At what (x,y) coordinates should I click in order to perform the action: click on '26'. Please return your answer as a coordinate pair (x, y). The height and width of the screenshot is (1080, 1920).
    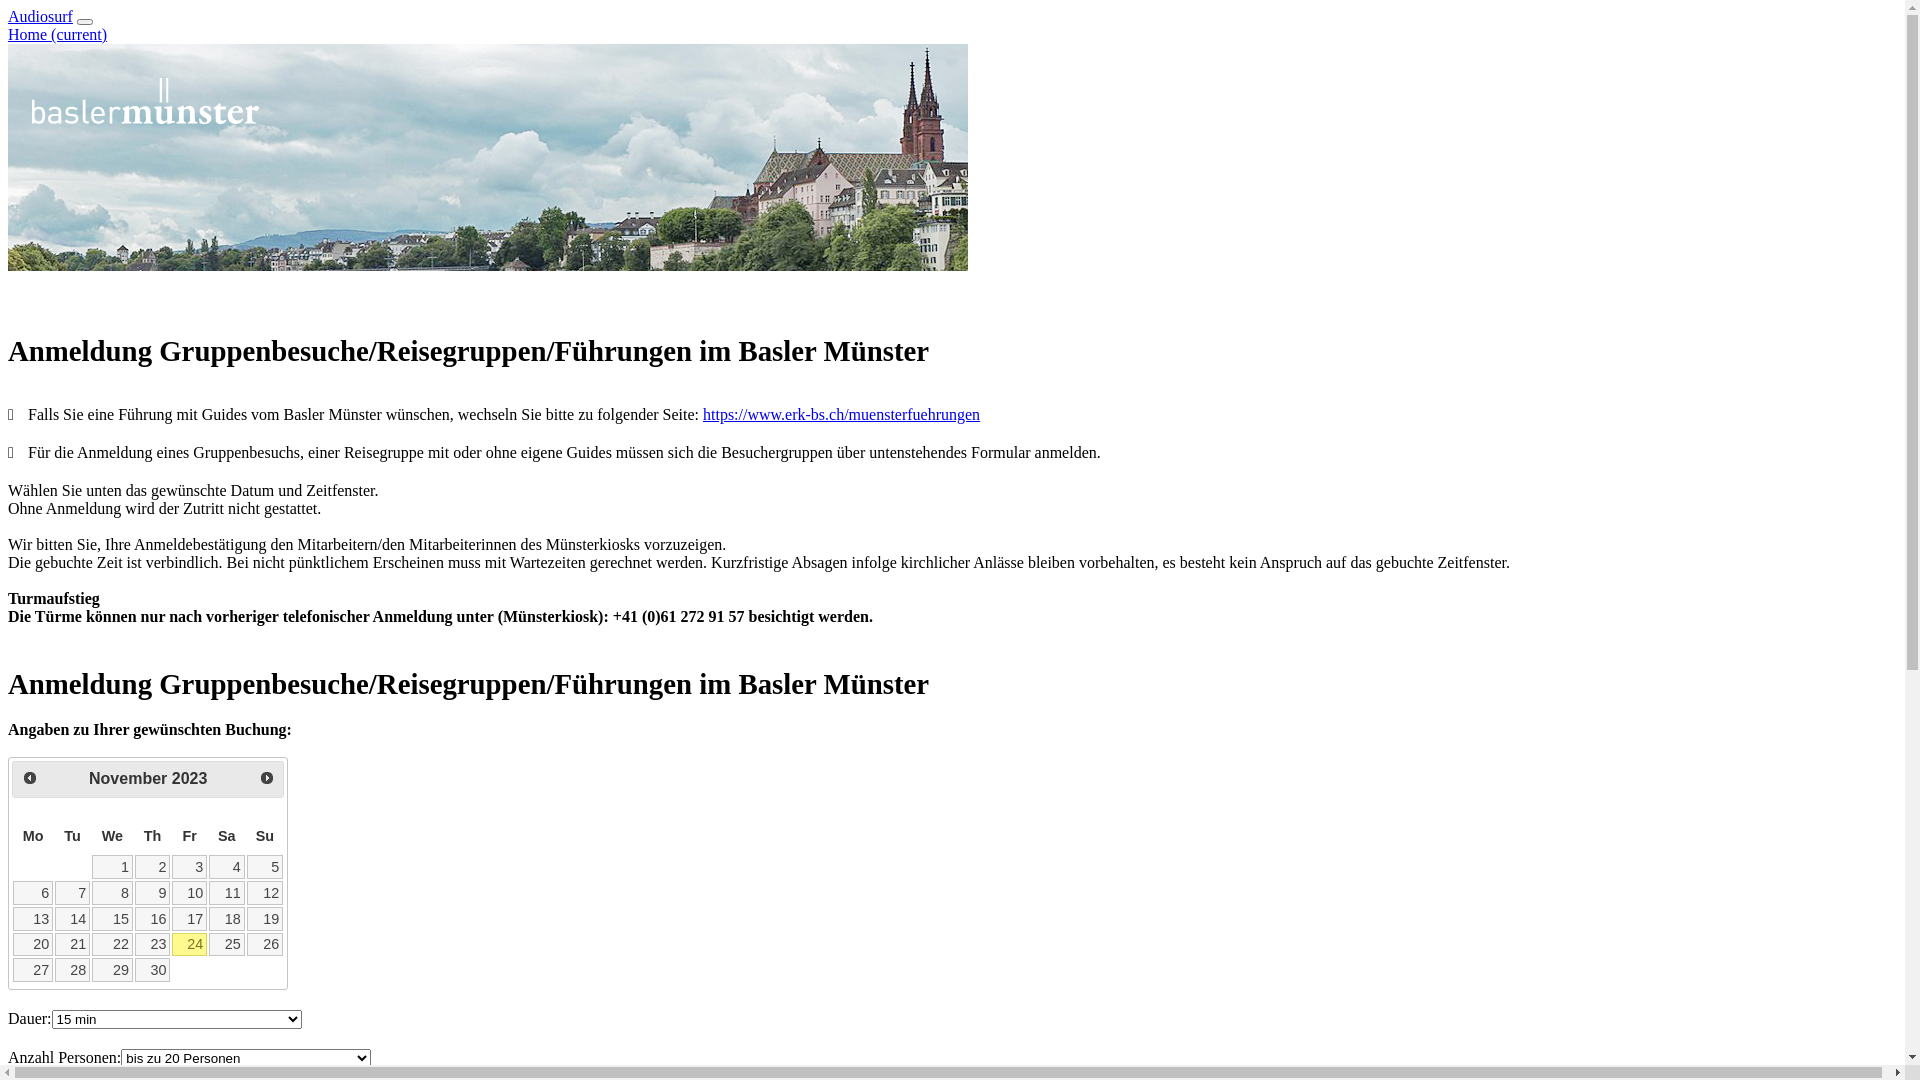
    Looking at the image, I should click on (264, 945).